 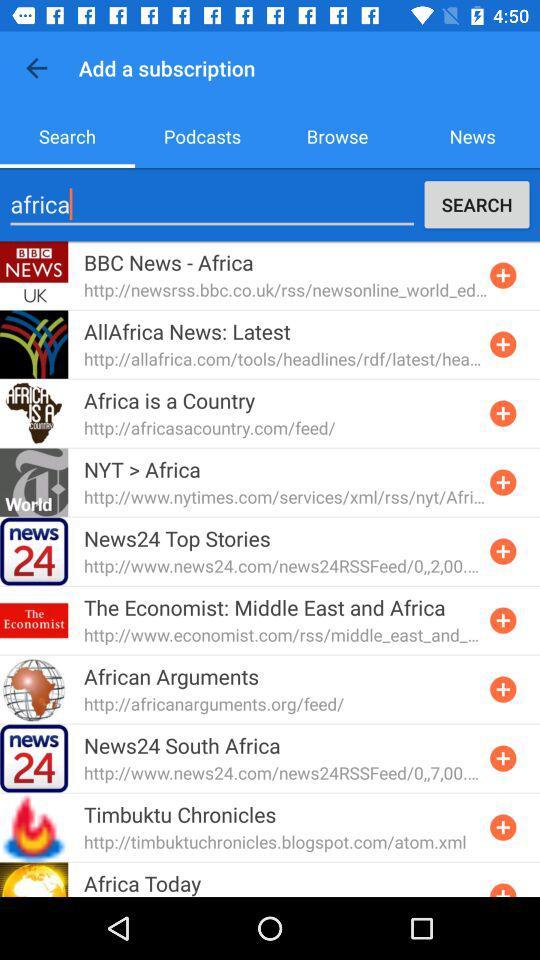 What do you see at coordinates (502, 412) in the screenshot?
I see `open the home page titled africa is a country` at bounding box center [502, 412].